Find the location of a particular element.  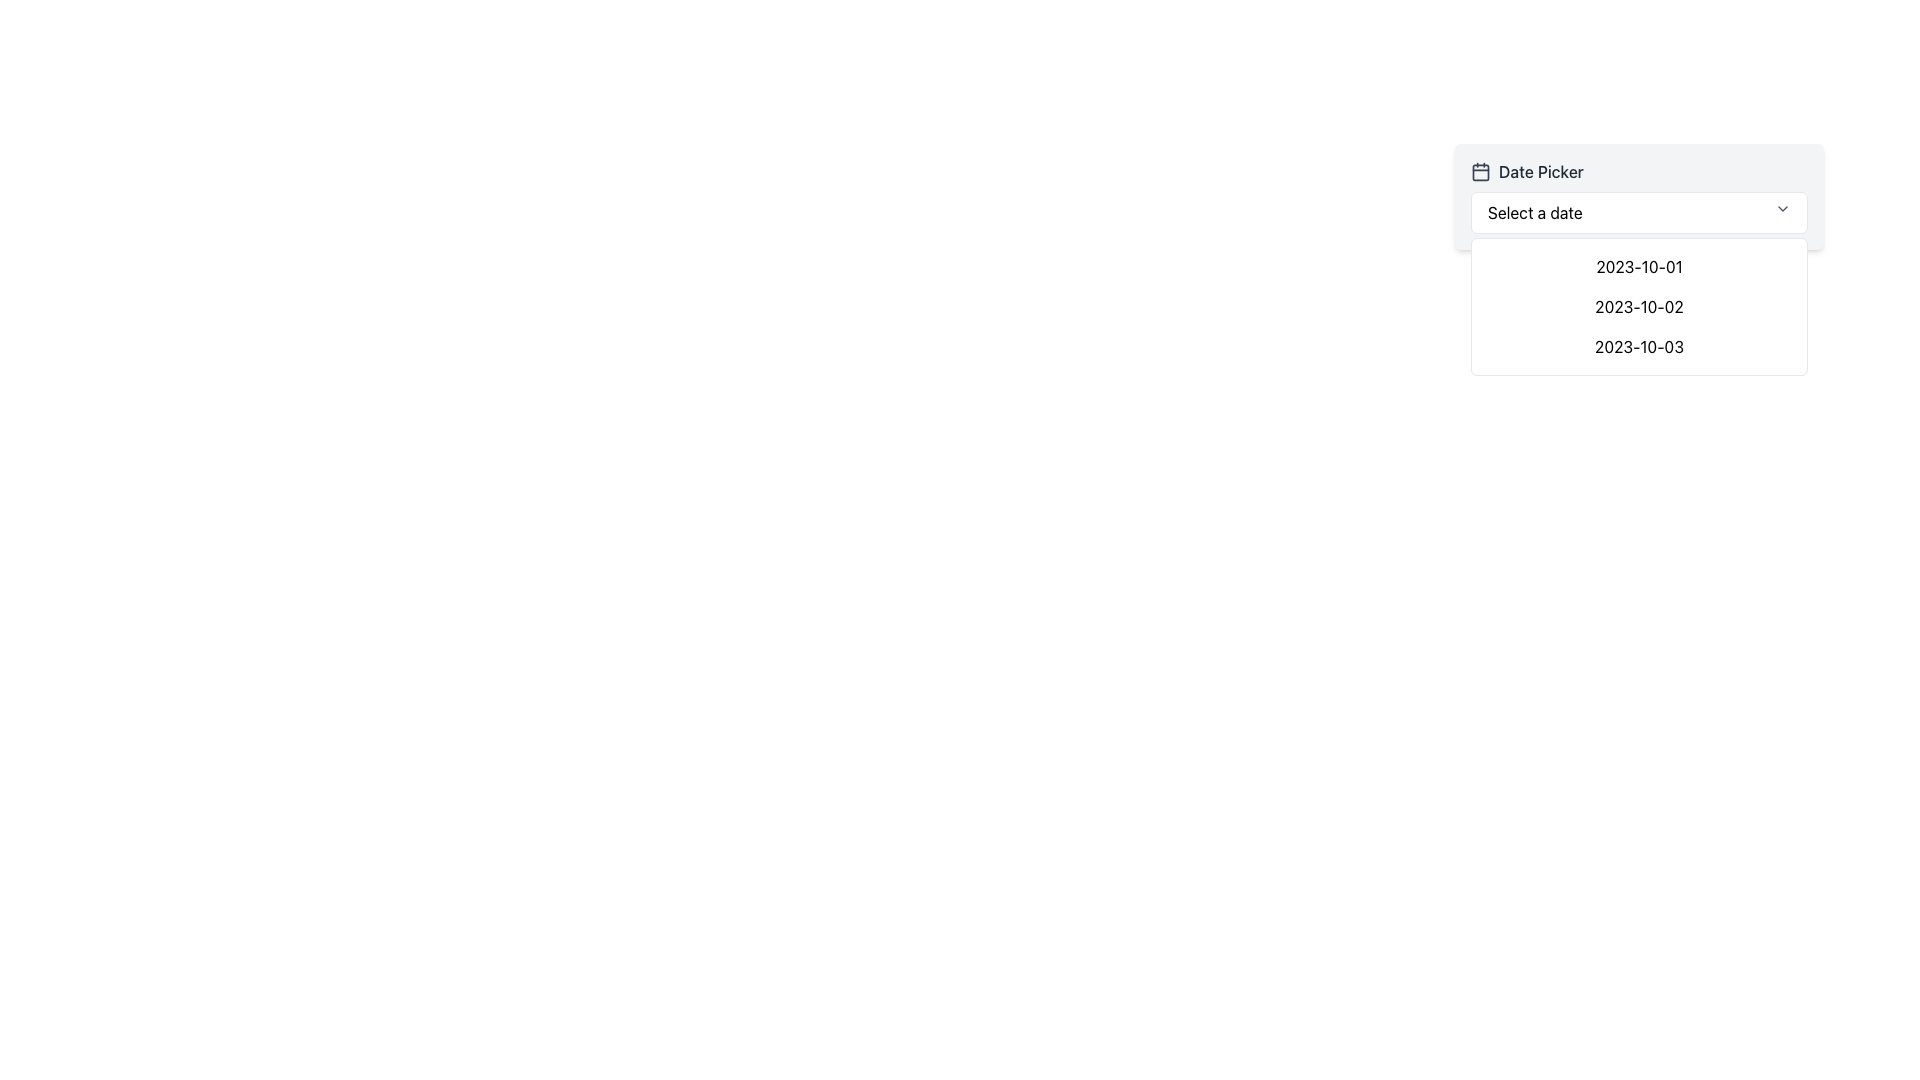

the first date option '2023-10-01' in the dropdown menu is located at coordinates (1639, 265).